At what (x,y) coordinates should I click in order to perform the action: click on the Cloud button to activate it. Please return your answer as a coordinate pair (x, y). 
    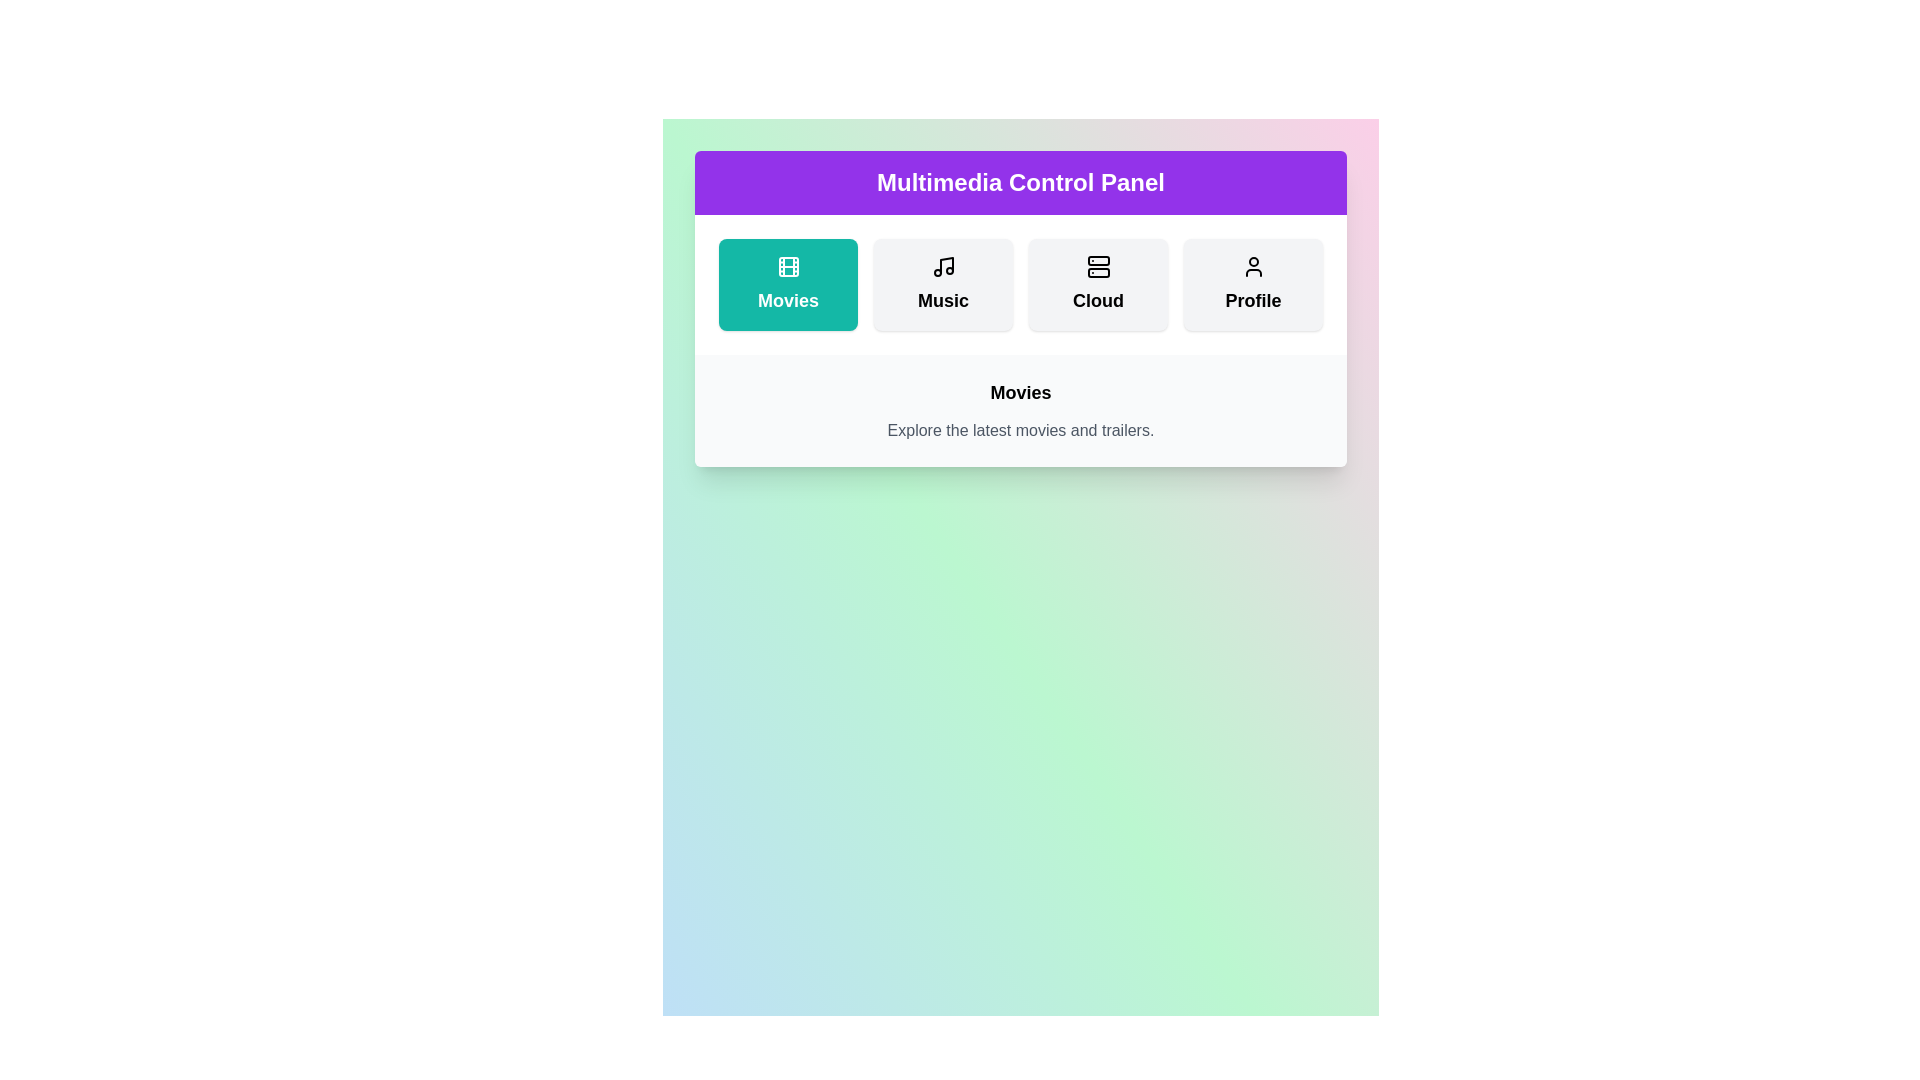
    Looking at the image, I should click on (1097, 285).